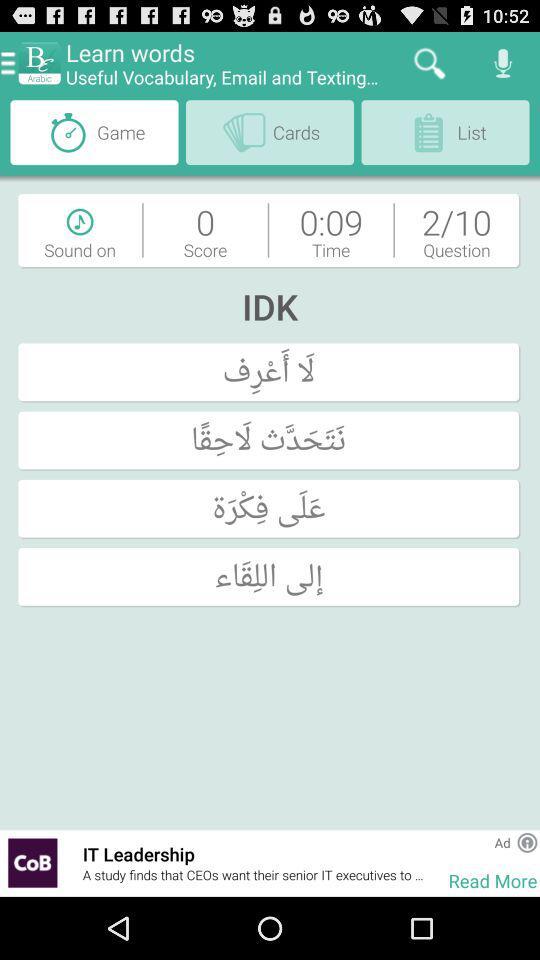 This screenshot has height=960, width=540. What do you see at coordinates (73, 862) in the screenshot?
I see `icon next to the it leadership` at bounding box center [73, 862].